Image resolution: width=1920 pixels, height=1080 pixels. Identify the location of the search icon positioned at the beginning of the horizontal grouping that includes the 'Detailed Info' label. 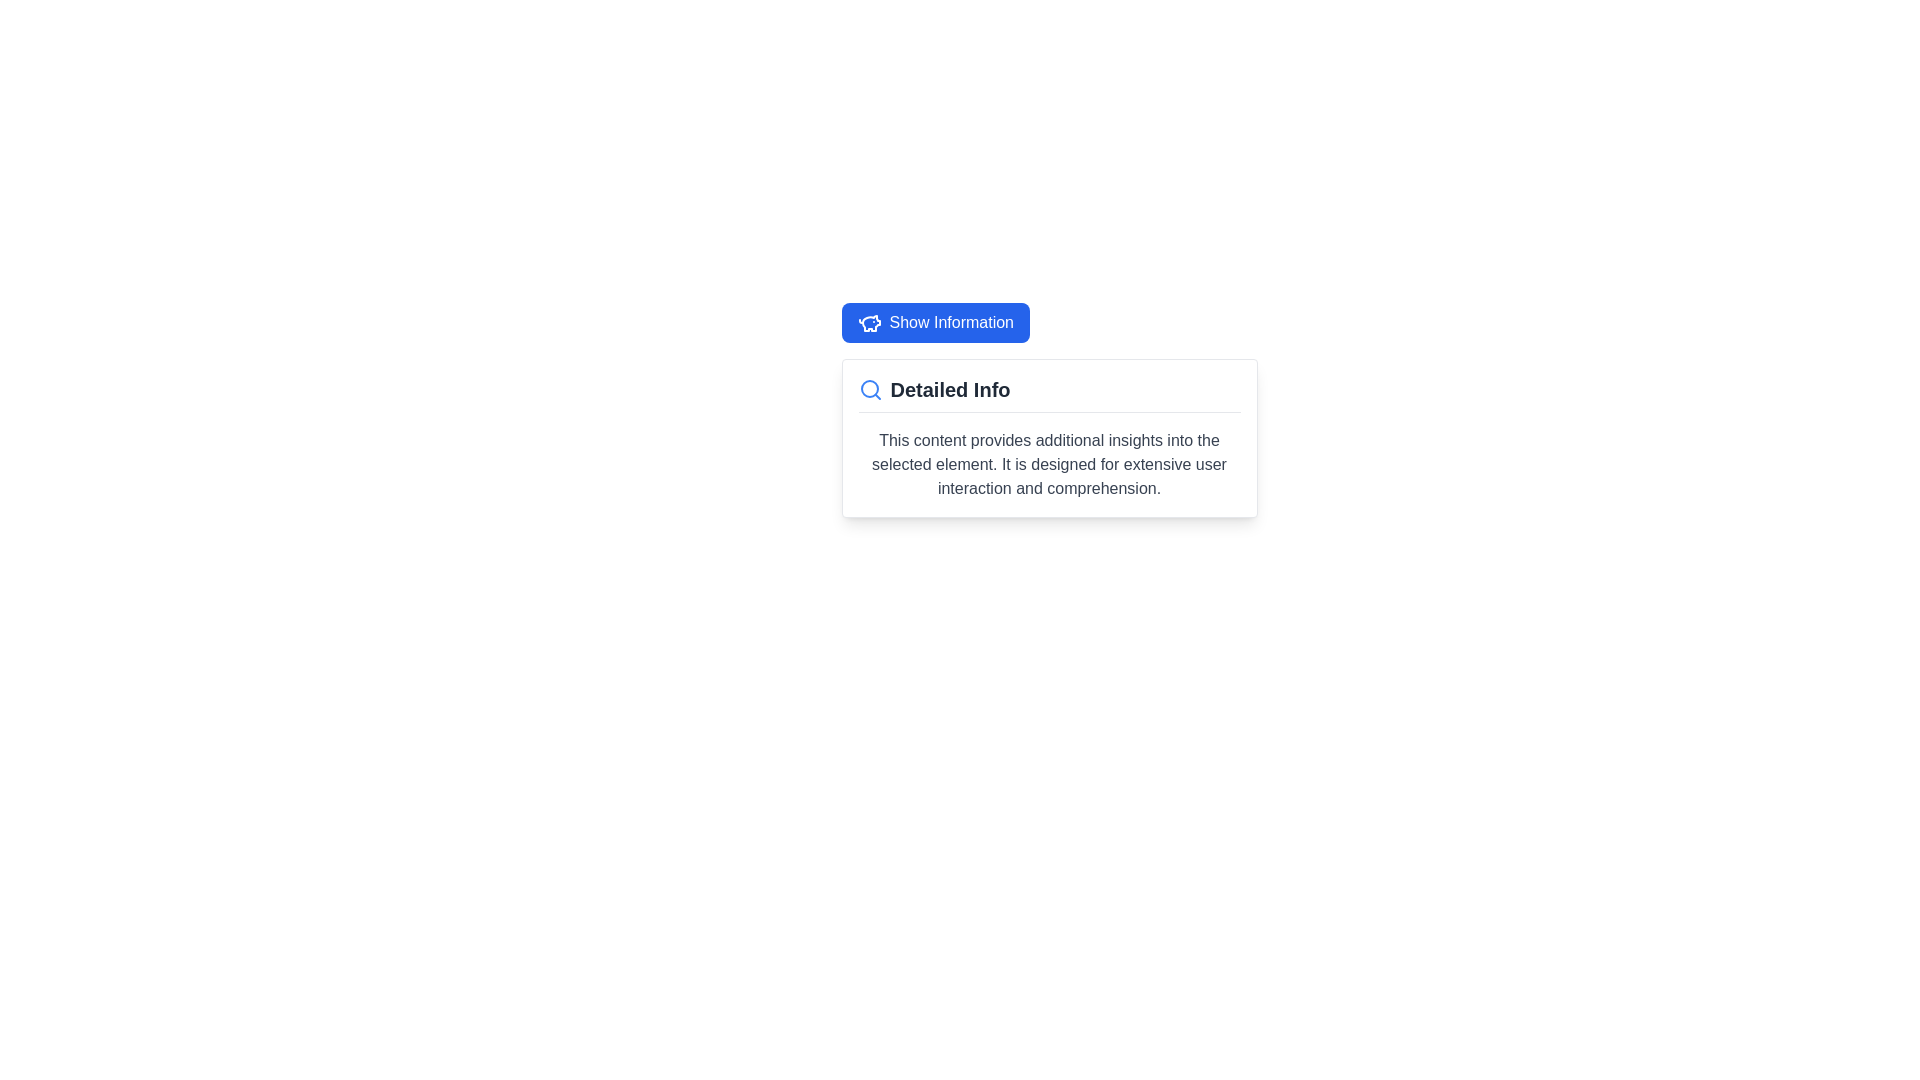
(870, 389).